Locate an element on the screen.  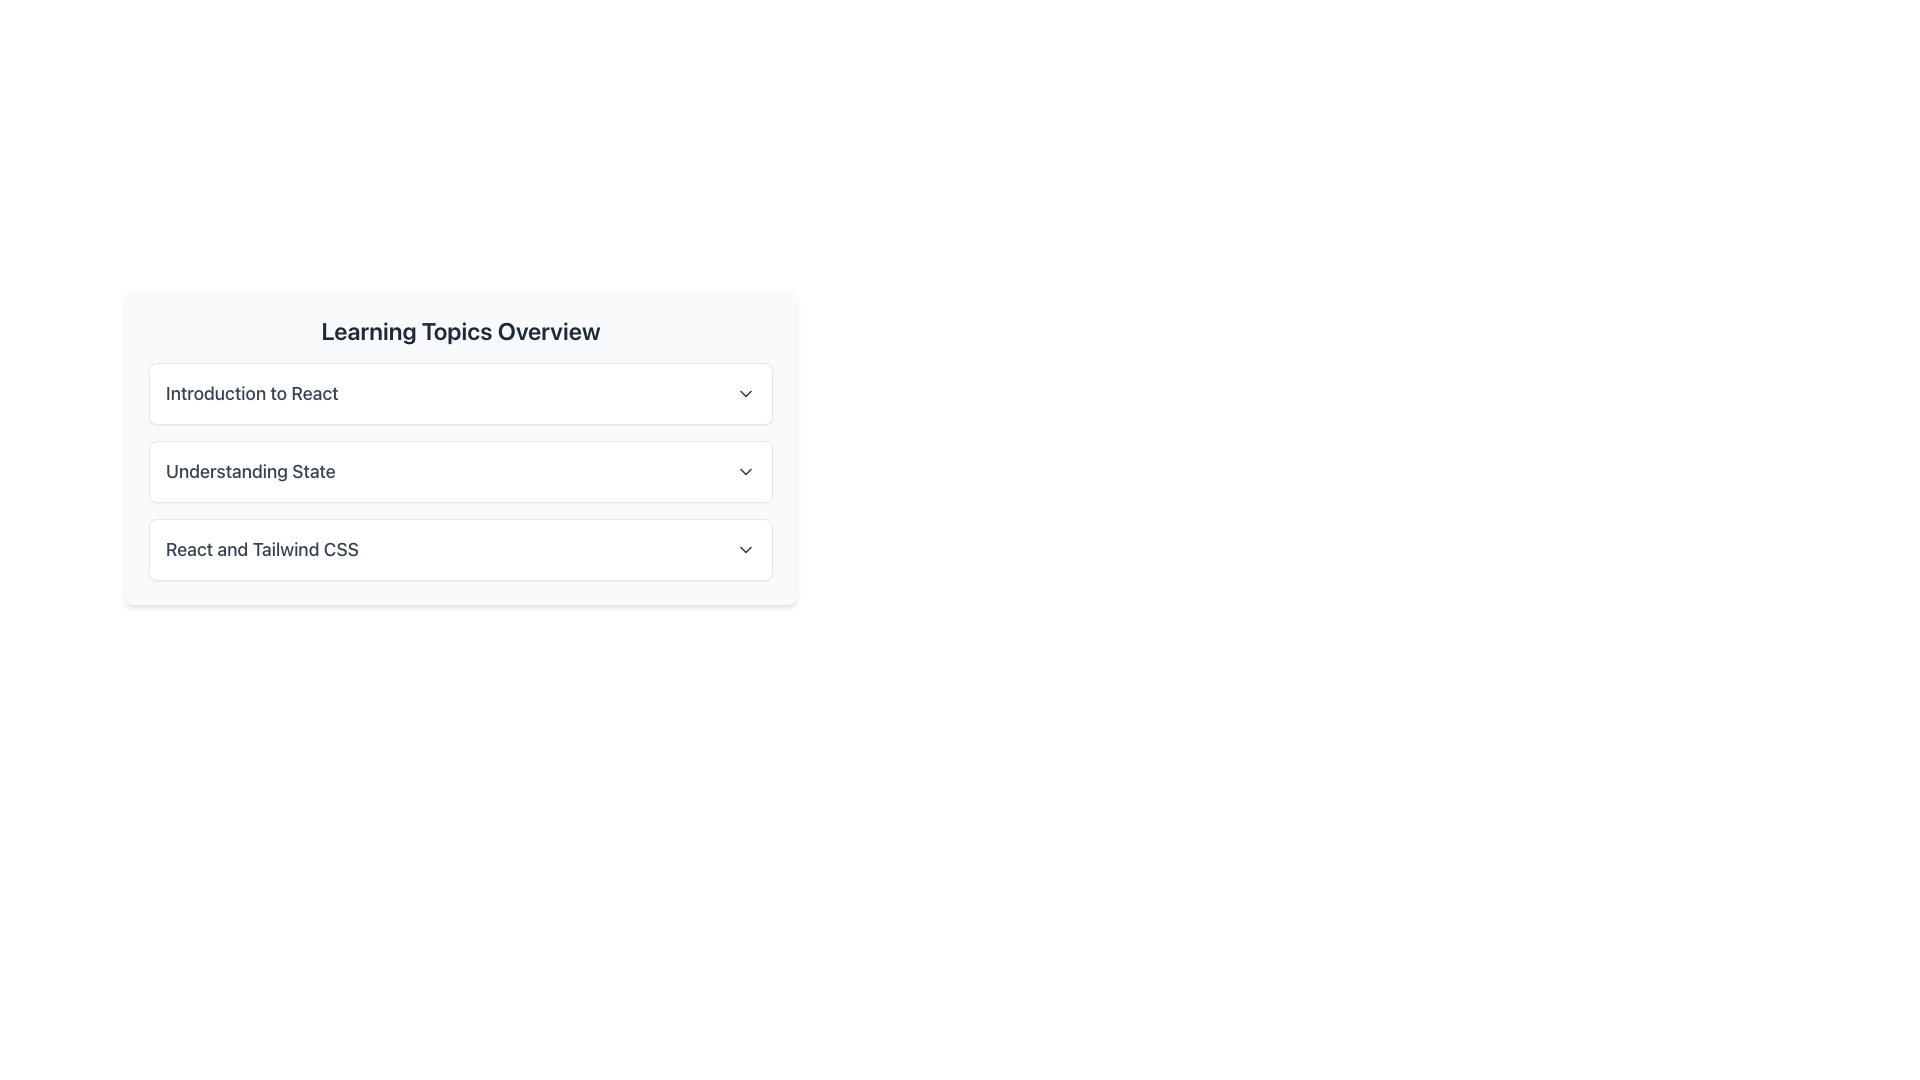
the 'Understanding State' entry in the Collapsible List Item is located at coordinates (459, 471).